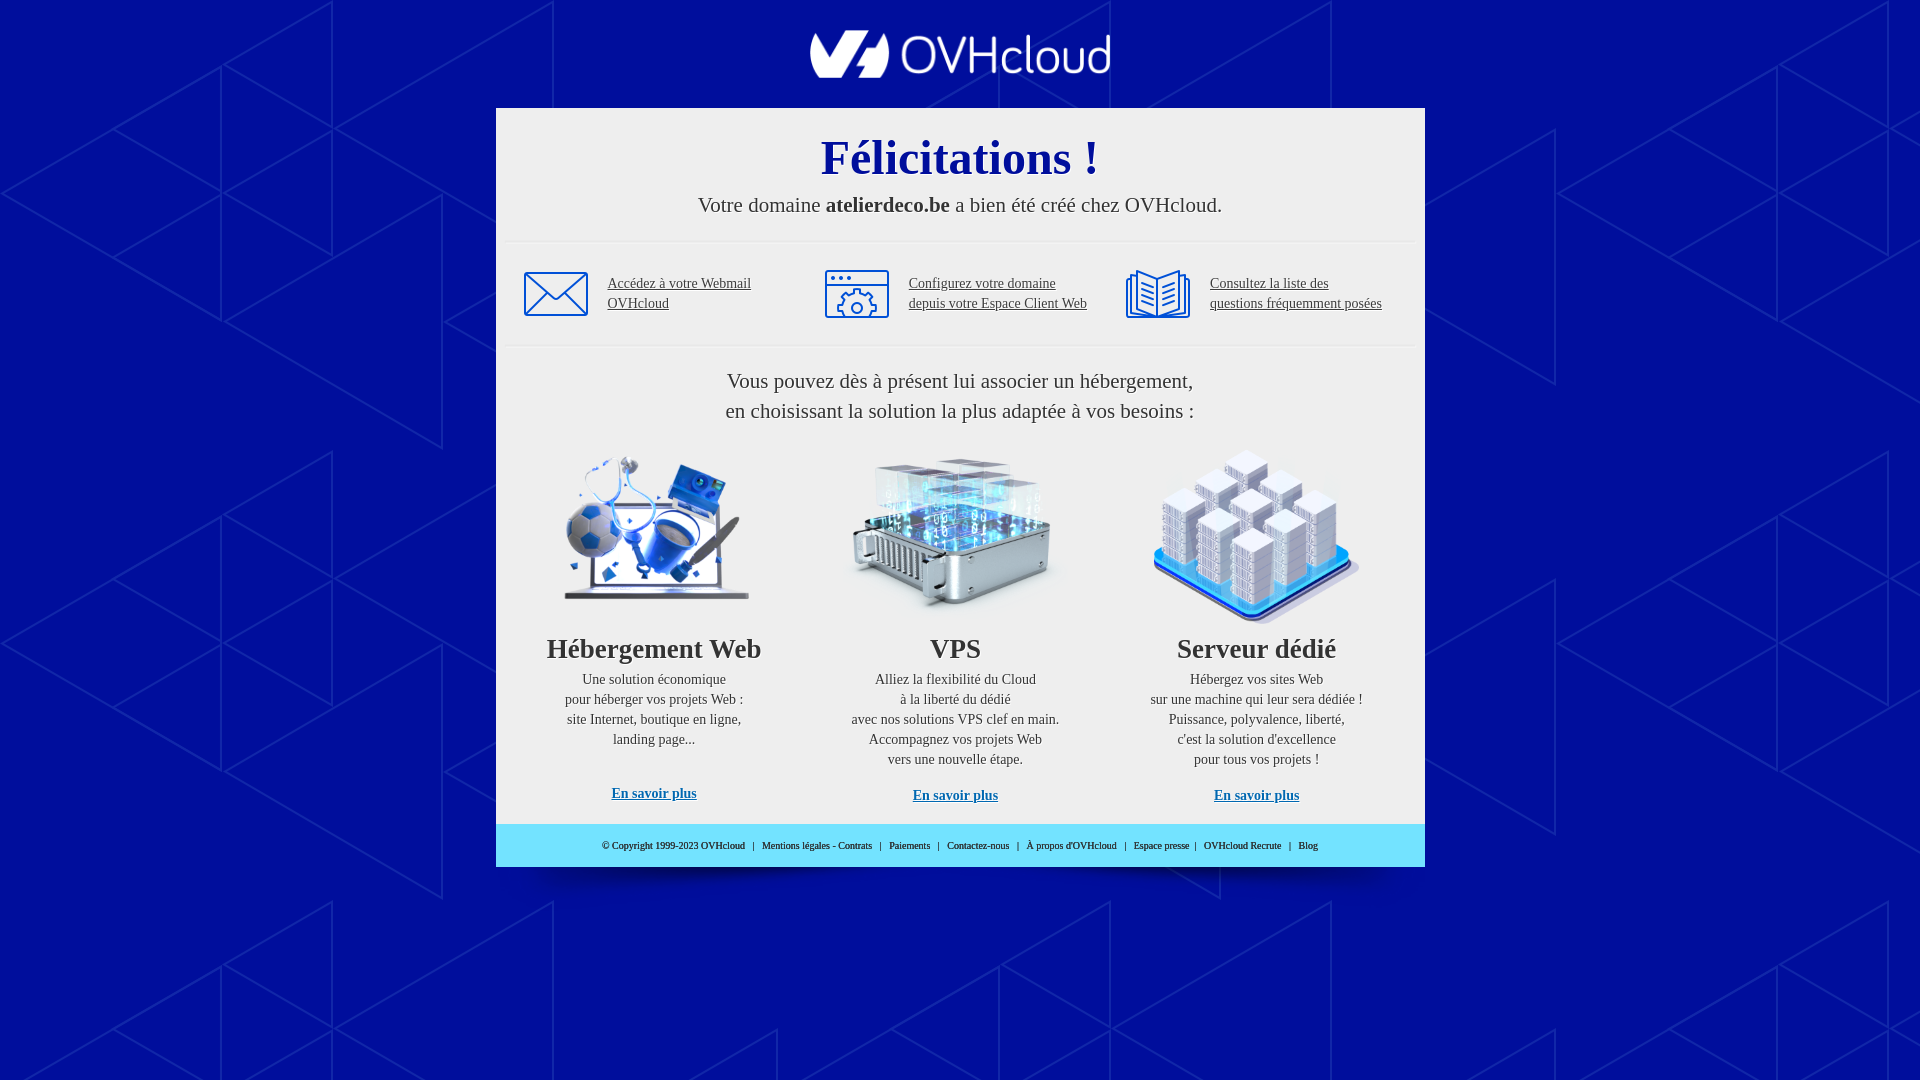 Image resolution: width=1920 pixels, height=1080 pixels. I want to click on 'OVHcloud Recrute', so click(1241, 845).